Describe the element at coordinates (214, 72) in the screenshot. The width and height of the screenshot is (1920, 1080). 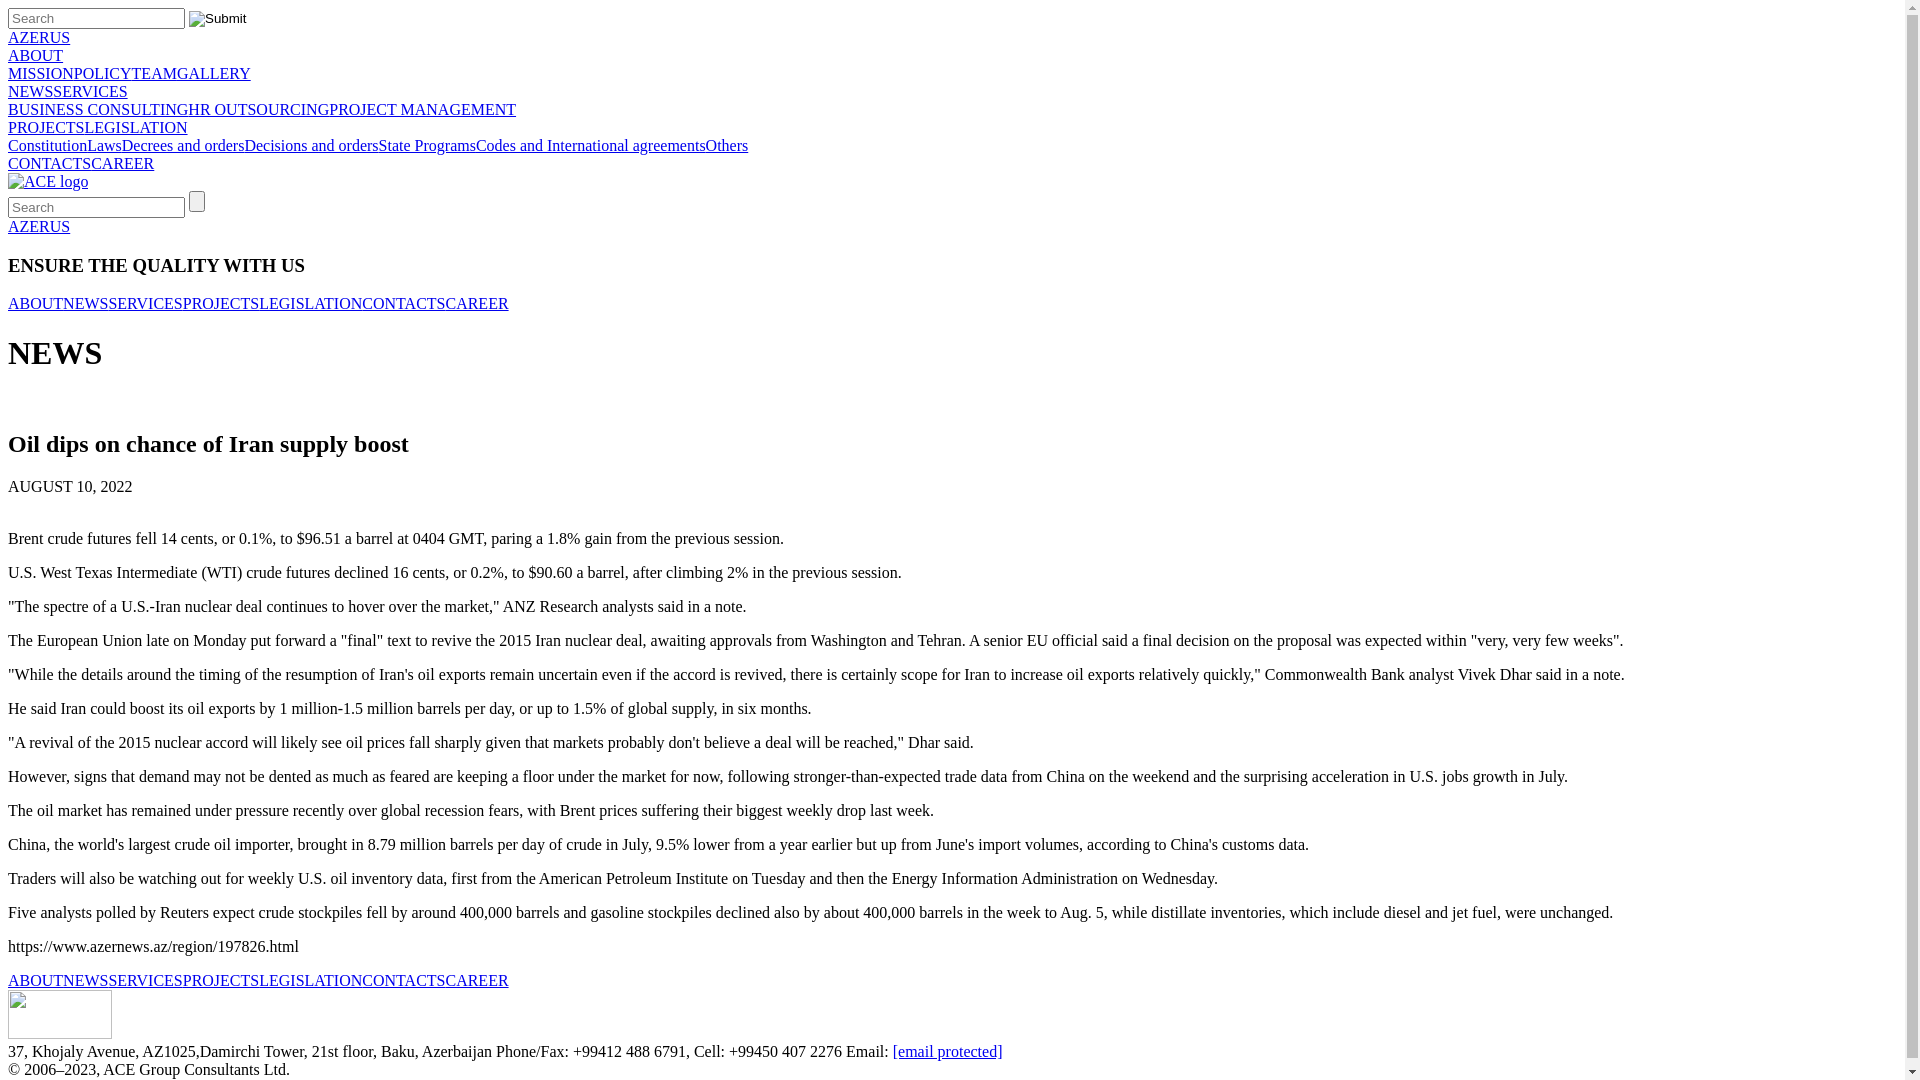
I see `'GALLERY'` at that location.